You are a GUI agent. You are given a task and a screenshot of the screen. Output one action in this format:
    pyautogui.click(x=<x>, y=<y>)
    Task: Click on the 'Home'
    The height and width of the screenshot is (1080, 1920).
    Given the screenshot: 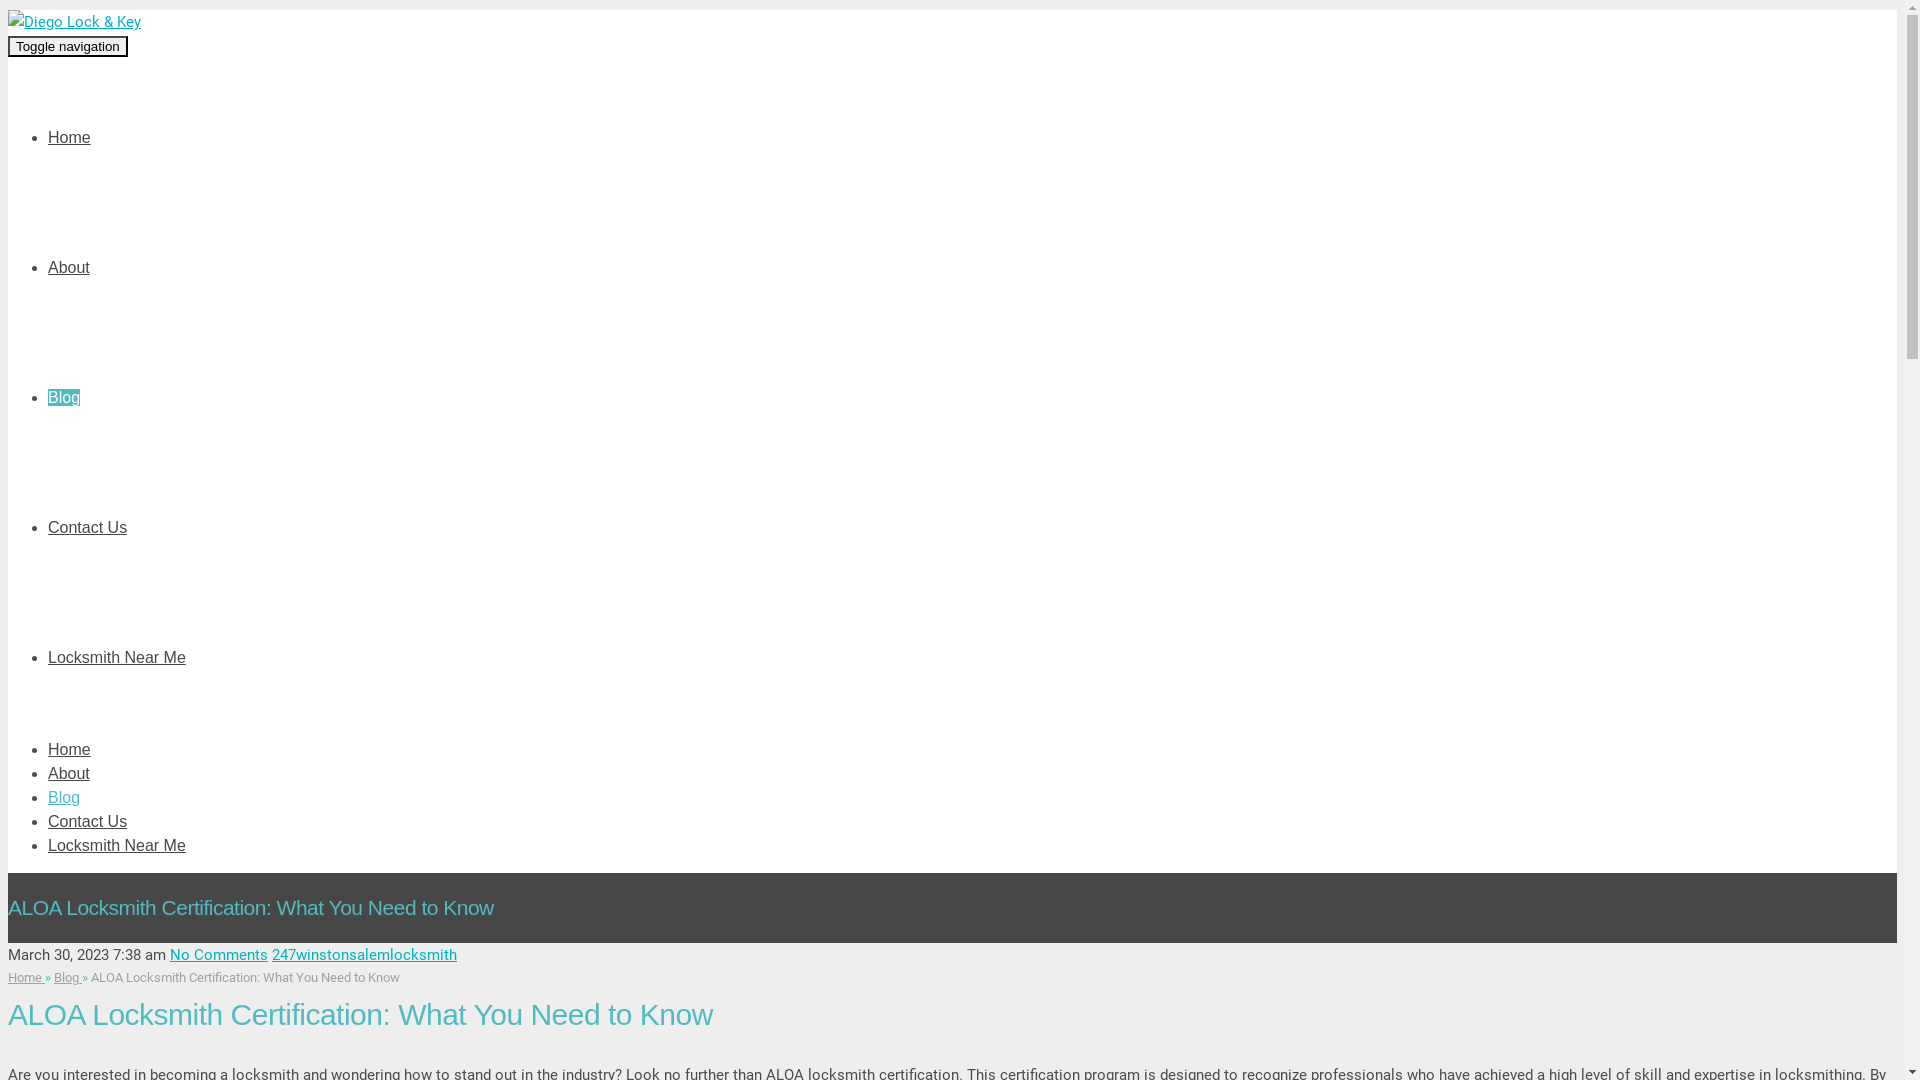 What is the action you would take?
    pyautogui.click(x=69, y=749)
    